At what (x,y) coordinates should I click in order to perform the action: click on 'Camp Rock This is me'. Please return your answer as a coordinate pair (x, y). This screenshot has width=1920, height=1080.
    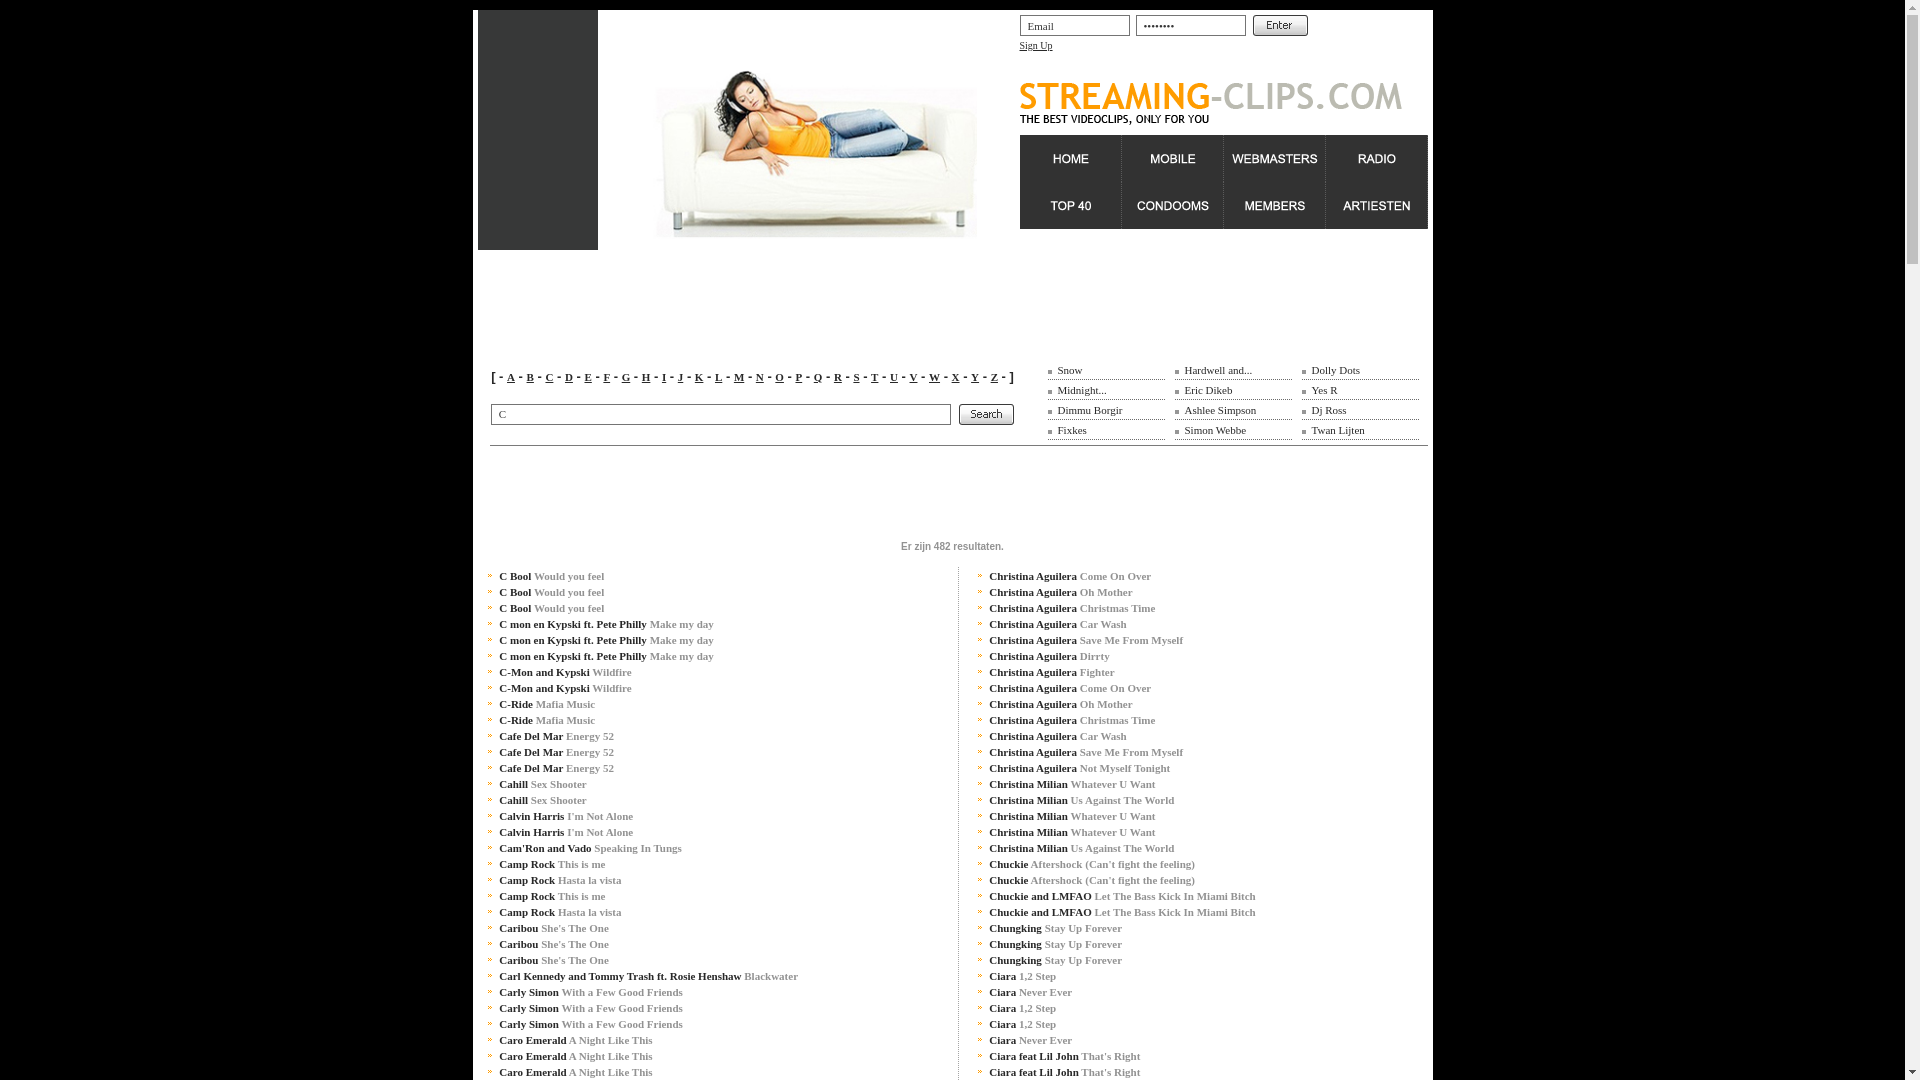
    Looking at the image, I should click on (499, 863).